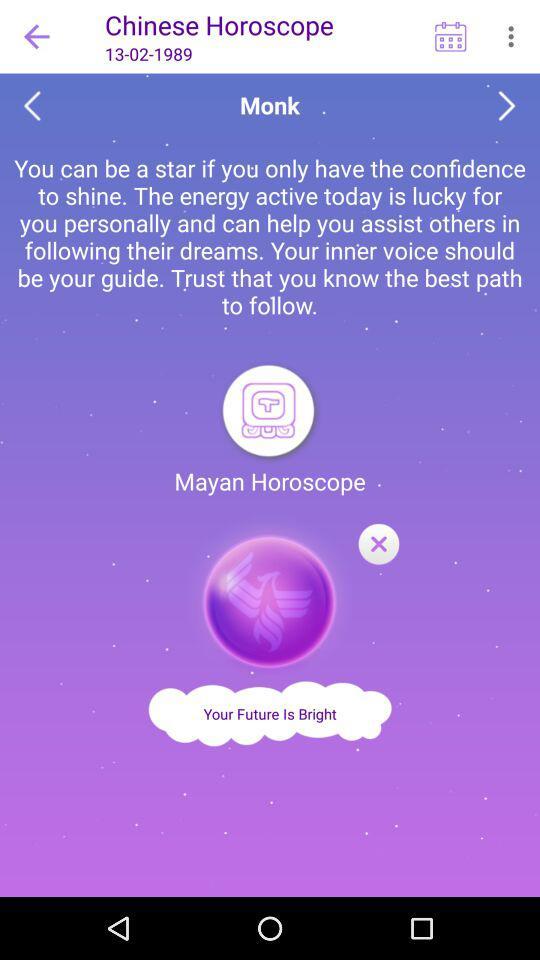  What do you see at coordinates (31, 106) in the screenshot?
I see `the arrow_backward icon` at bounding box center [31, 106].